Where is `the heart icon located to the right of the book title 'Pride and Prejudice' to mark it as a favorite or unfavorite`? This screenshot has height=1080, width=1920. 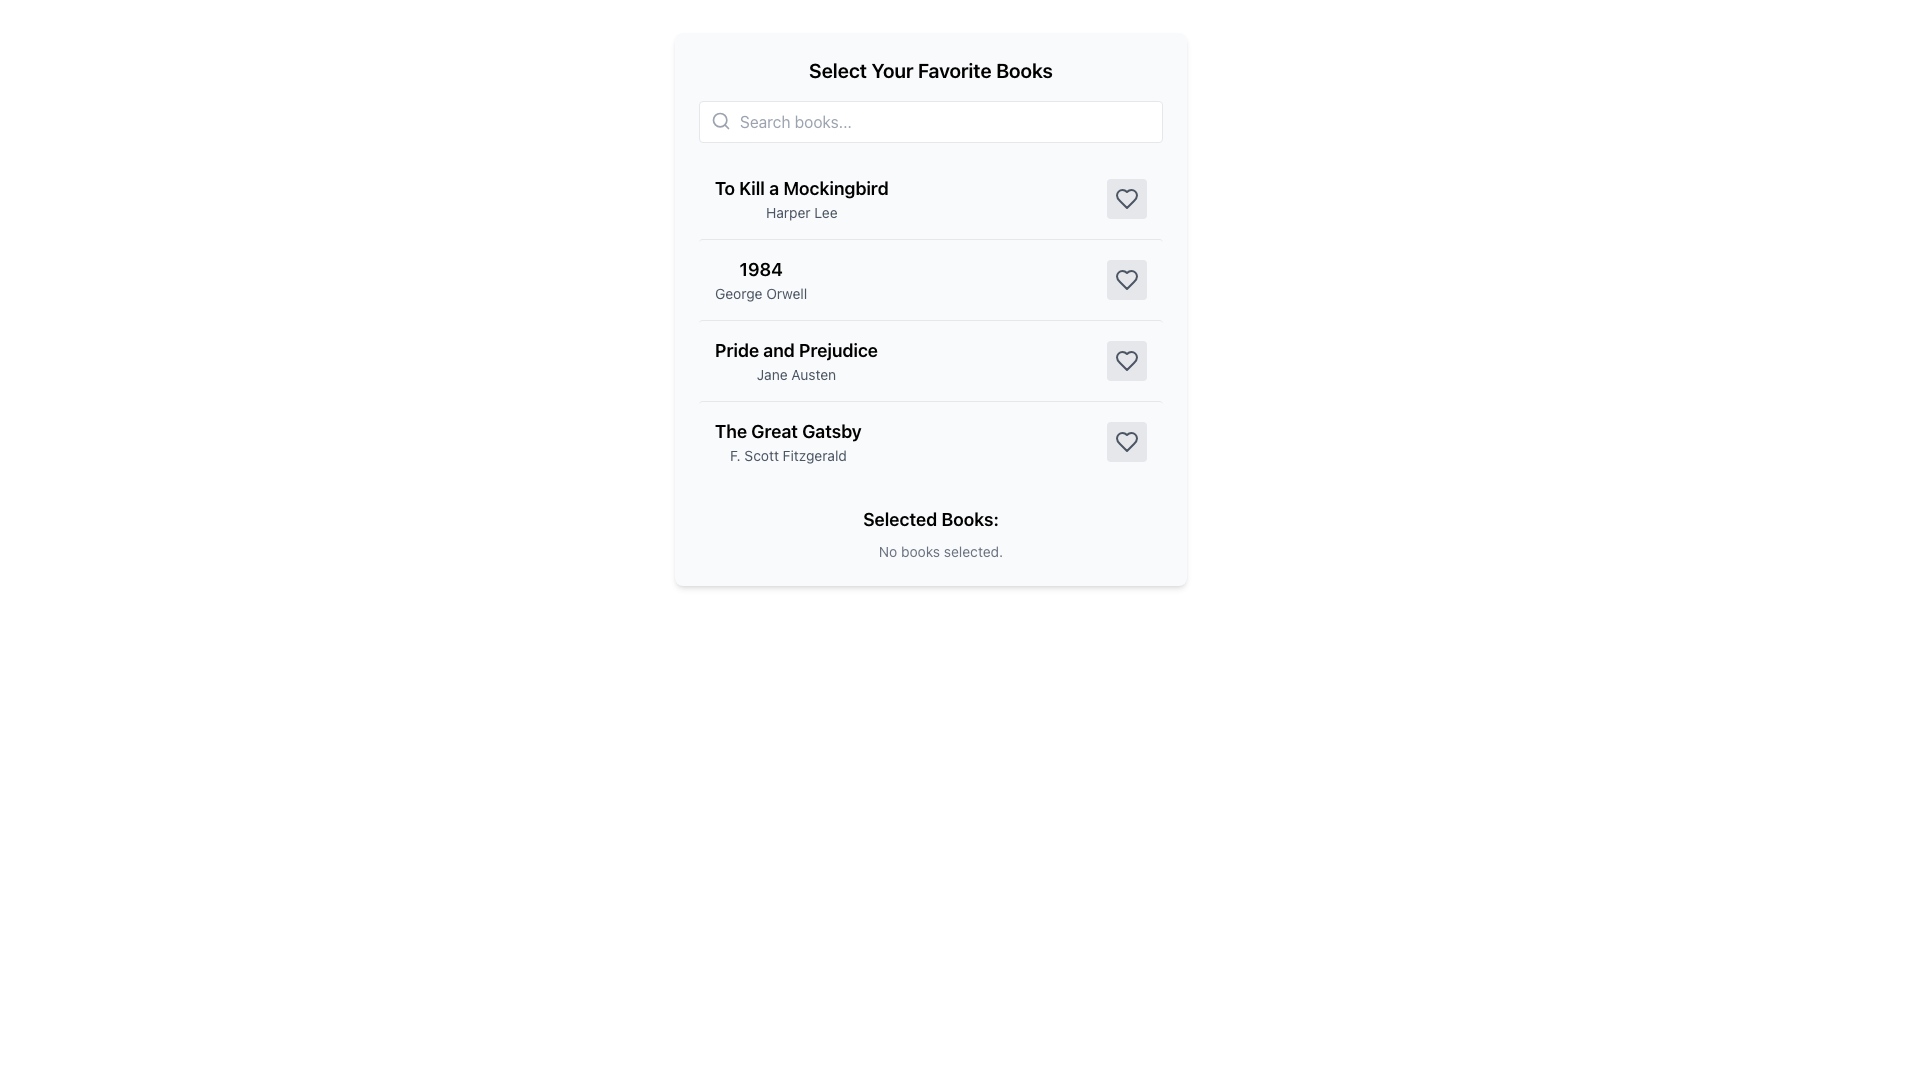 the heart icon located to the right of the book title 'Pride and Prejudice' to mark it as a favorite or unfavorite is located at coordinates (1127, 361).